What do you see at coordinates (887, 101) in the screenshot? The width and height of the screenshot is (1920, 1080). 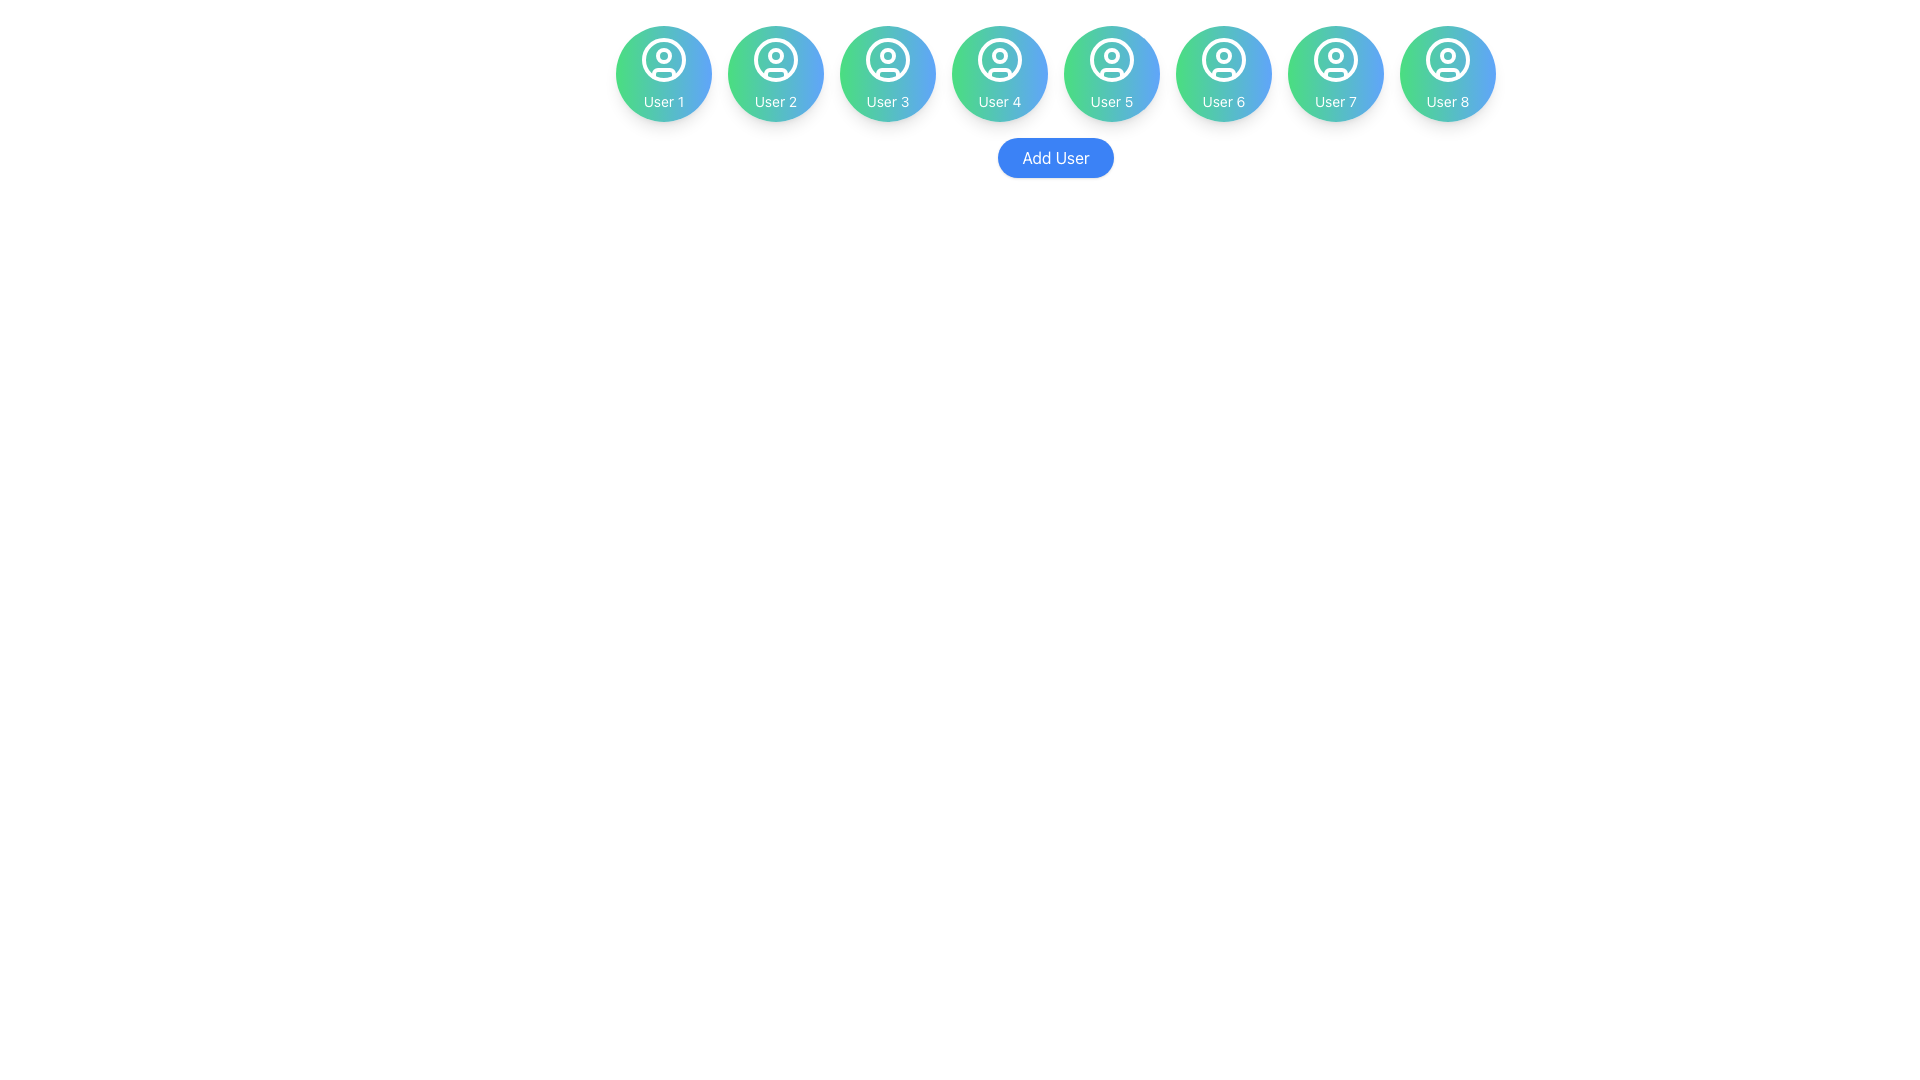 I see `the text label displaying 'User 3', which is located at the base of a circular user representation icon, specifically the 3rd position from the left` at bounding box center [887, 101].